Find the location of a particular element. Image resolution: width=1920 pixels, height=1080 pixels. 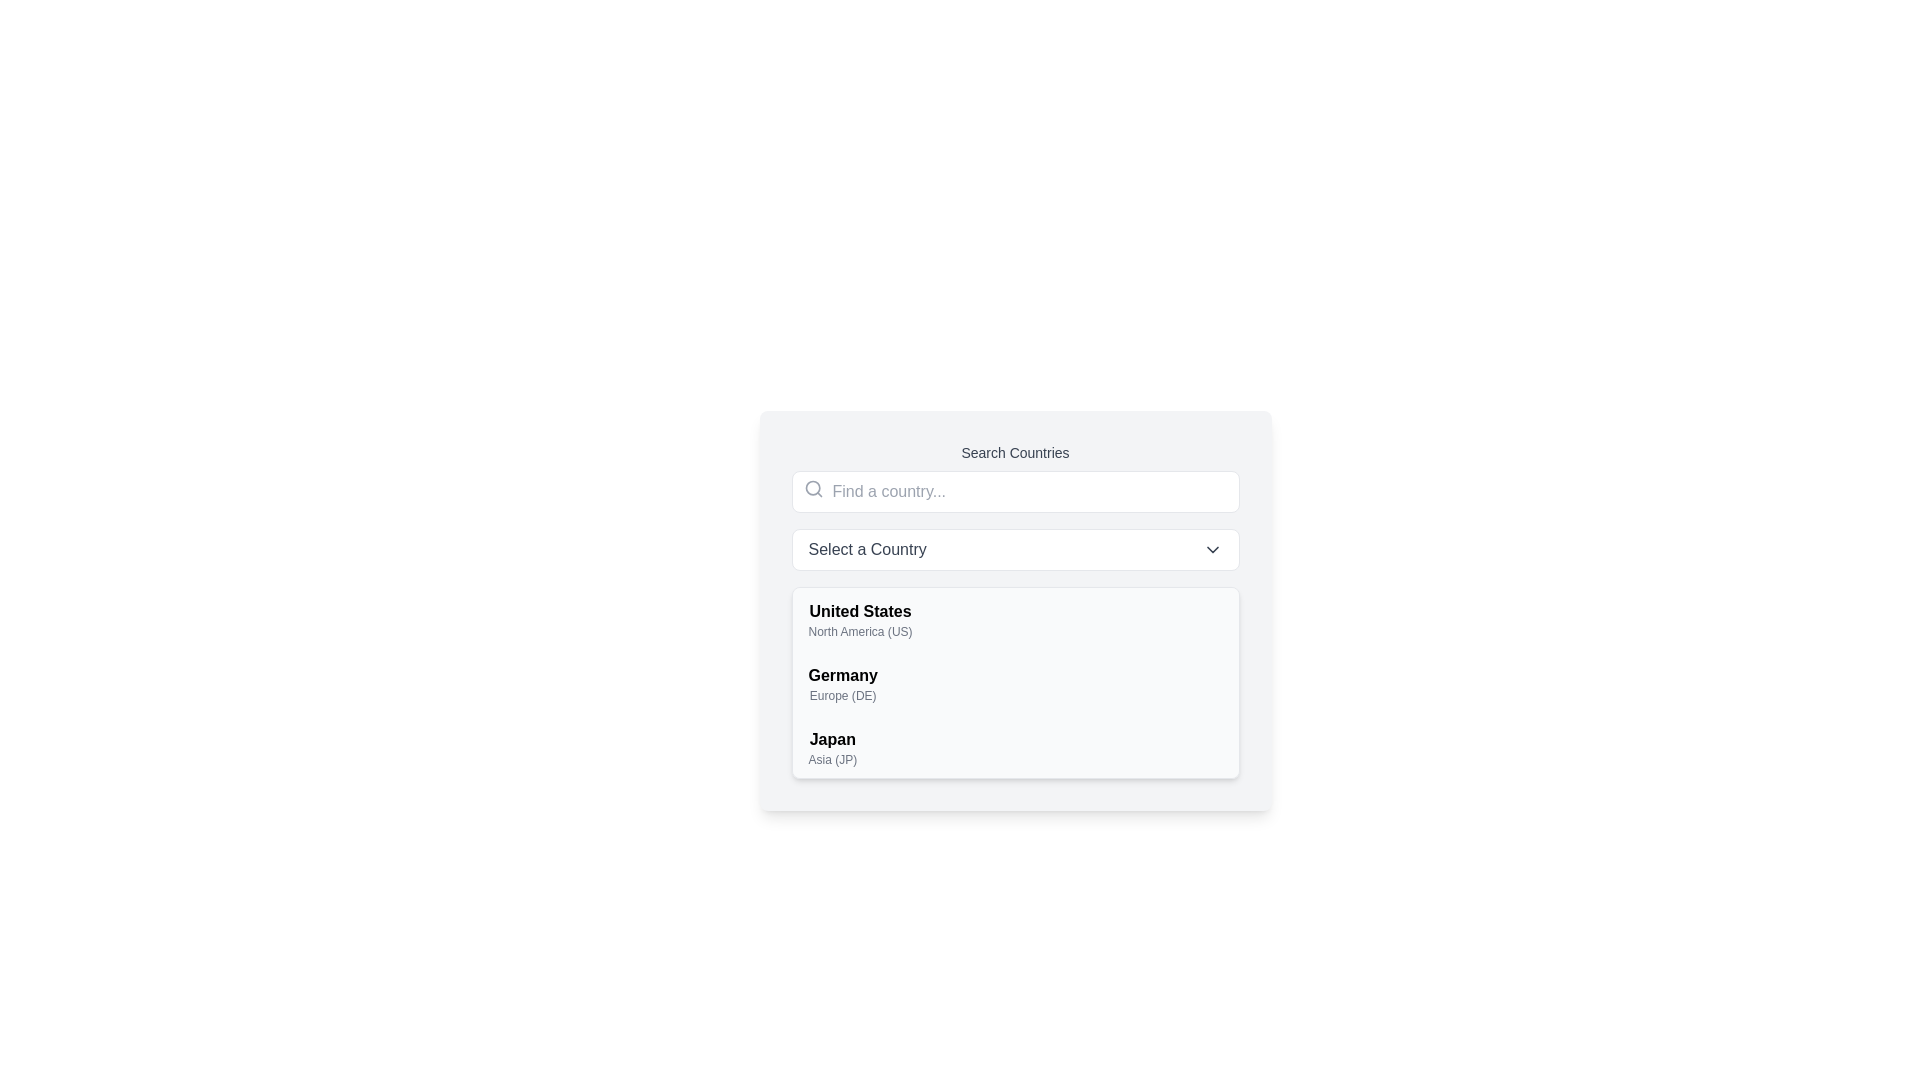

the selectable list item representing Germany, which is the second item in the list located below 'United States' and above 'Japan' is located at coordinates (1015, 682).